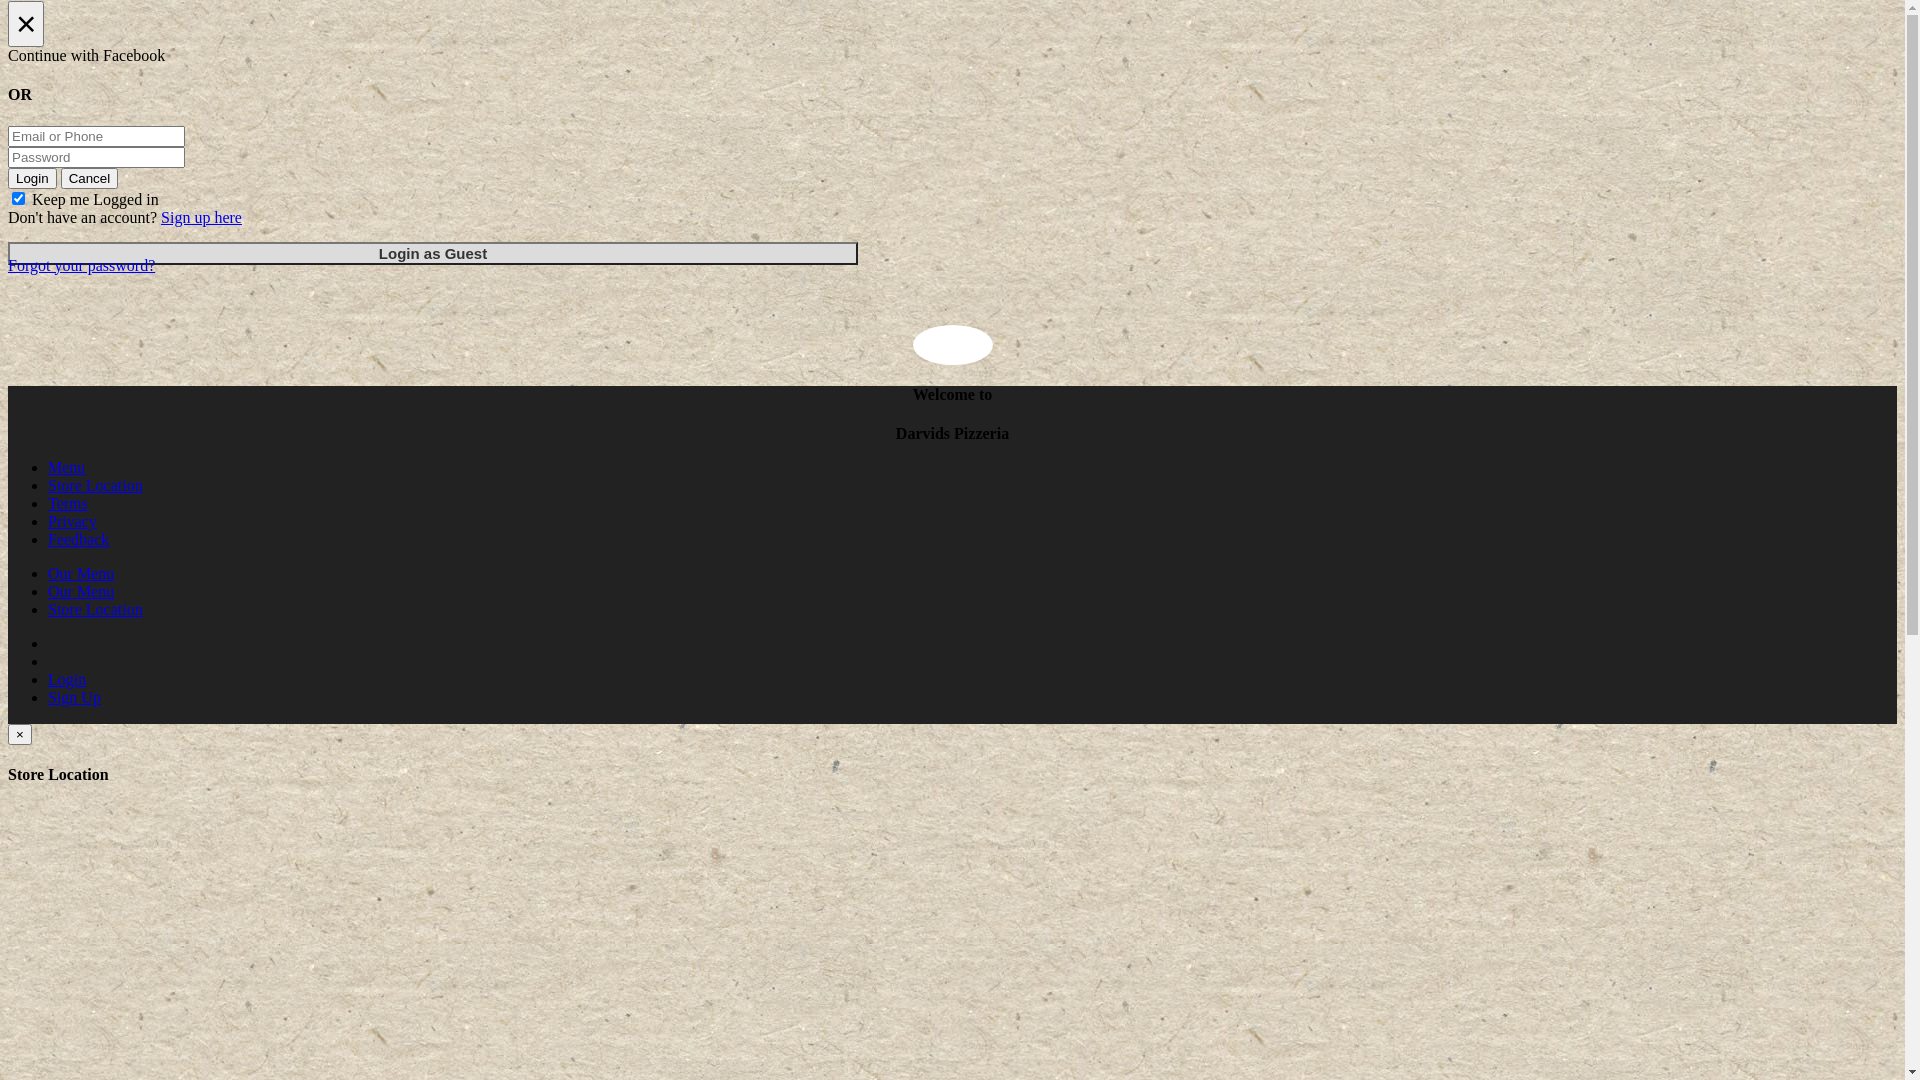  Describe the element at coordinates (8, 55) in the screenshot. I see `'Continue with Facebook'` at that location.